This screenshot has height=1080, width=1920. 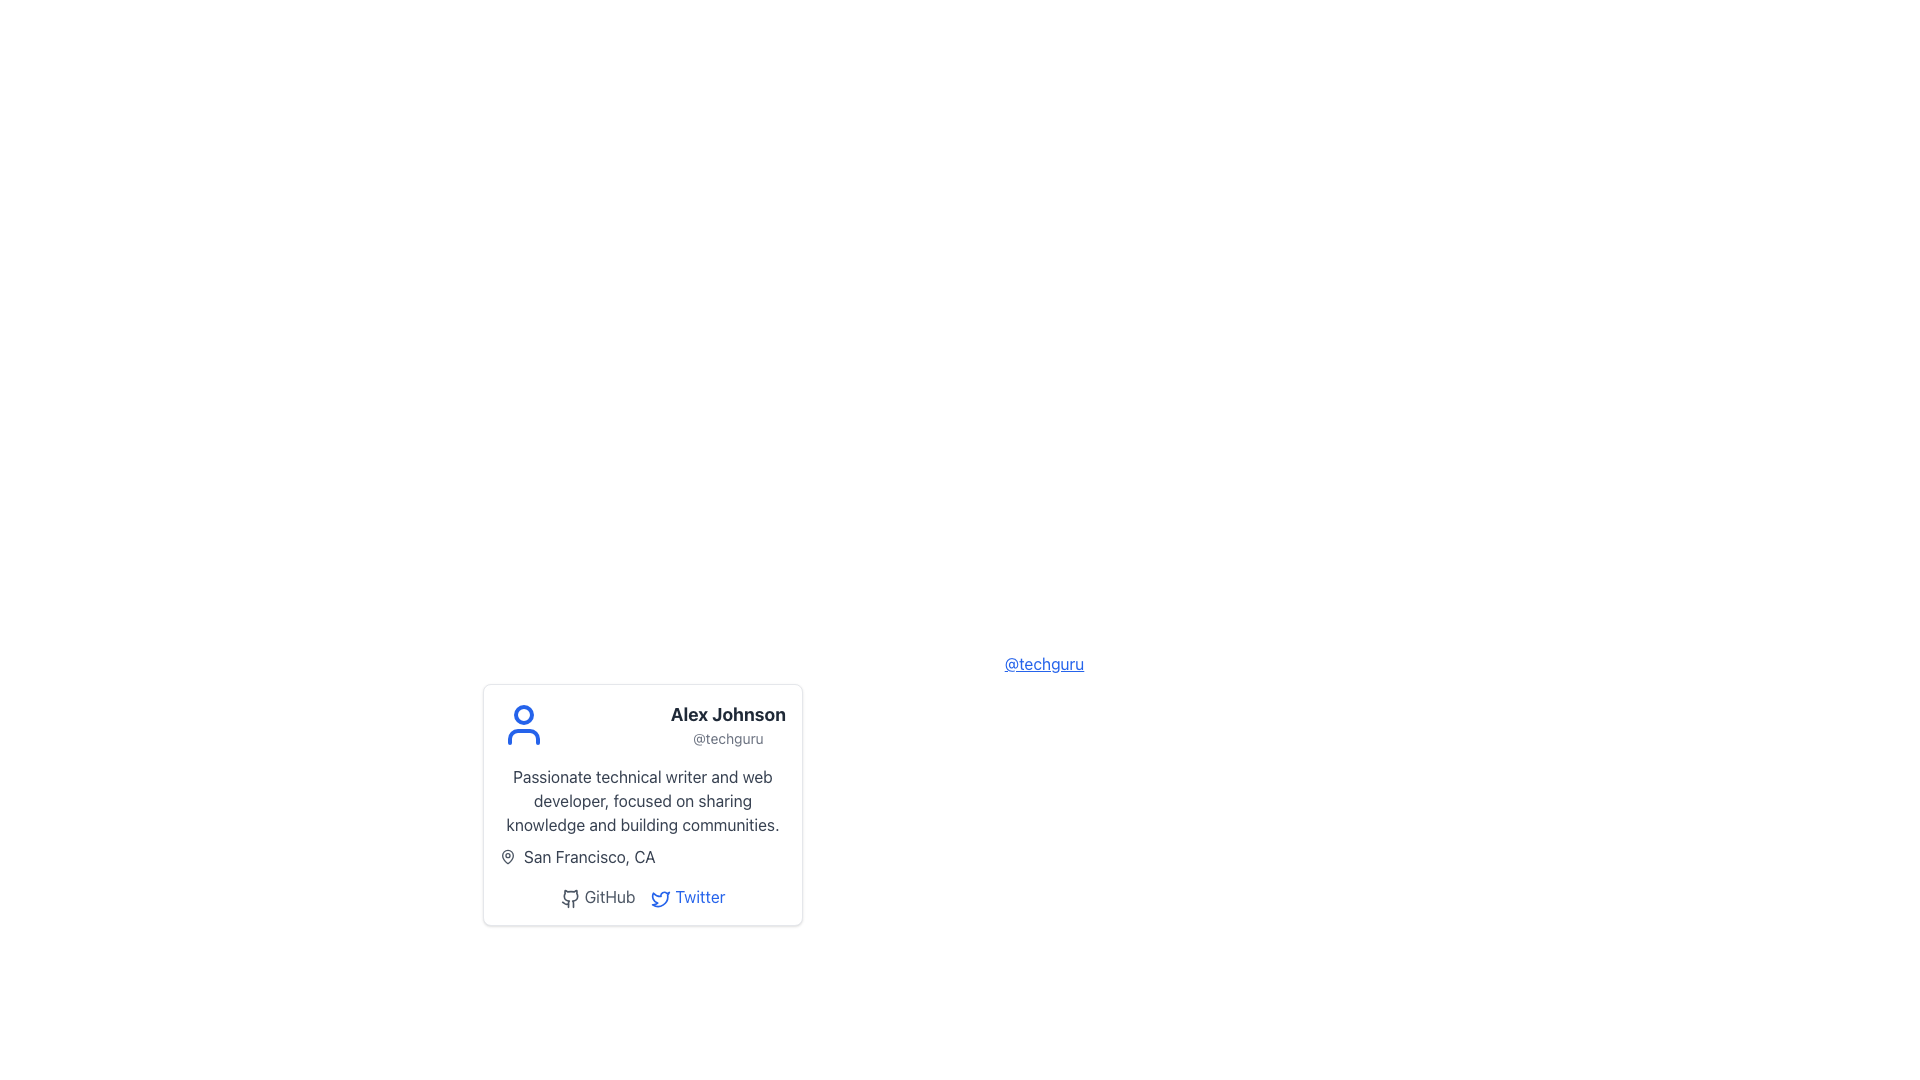 What do you see at coordinates (523, 713) in the screenshot?
I see `the circular element representing the user's avatar in the abstract user icon, which has a blue outline and is located near the top-left of the profile card` at bounding box center [523, 713].